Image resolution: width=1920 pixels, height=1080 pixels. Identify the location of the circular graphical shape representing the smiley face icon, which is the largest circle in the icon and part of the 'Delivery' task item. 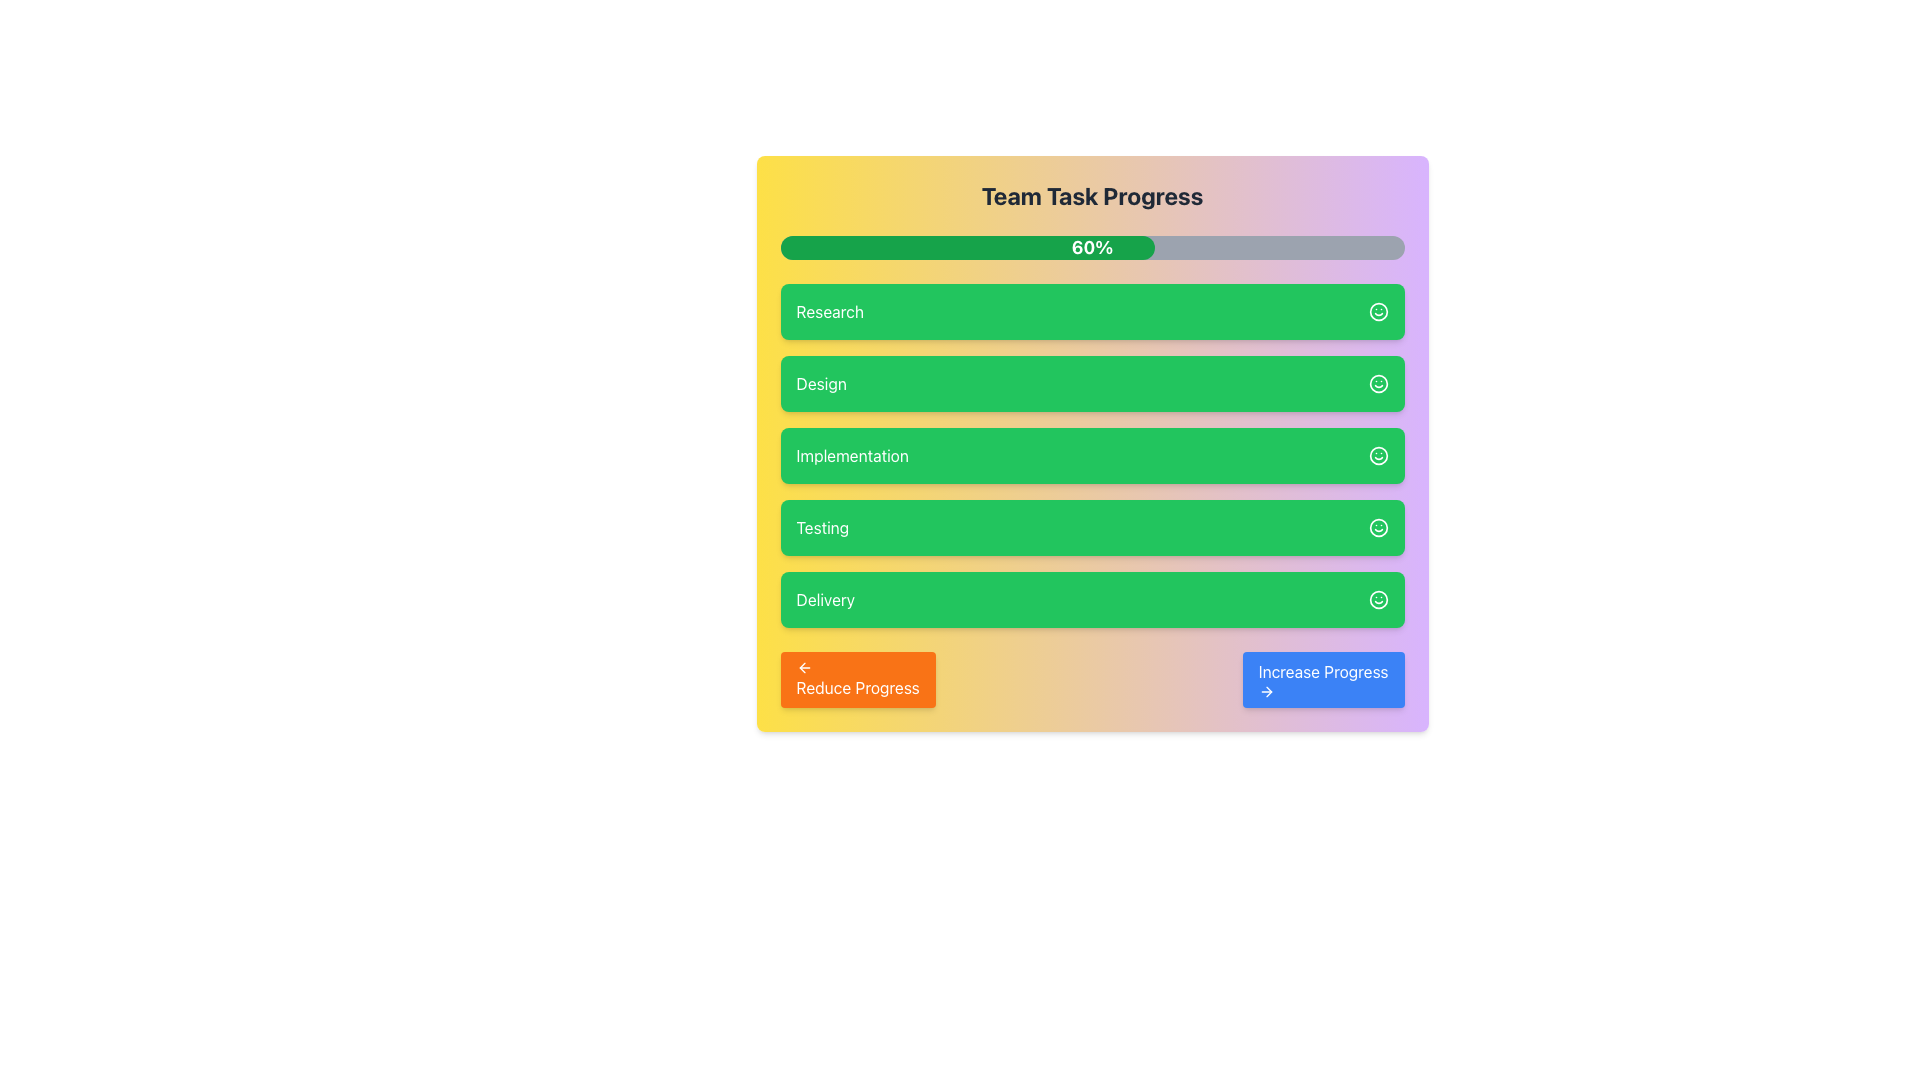
(1377, 599).